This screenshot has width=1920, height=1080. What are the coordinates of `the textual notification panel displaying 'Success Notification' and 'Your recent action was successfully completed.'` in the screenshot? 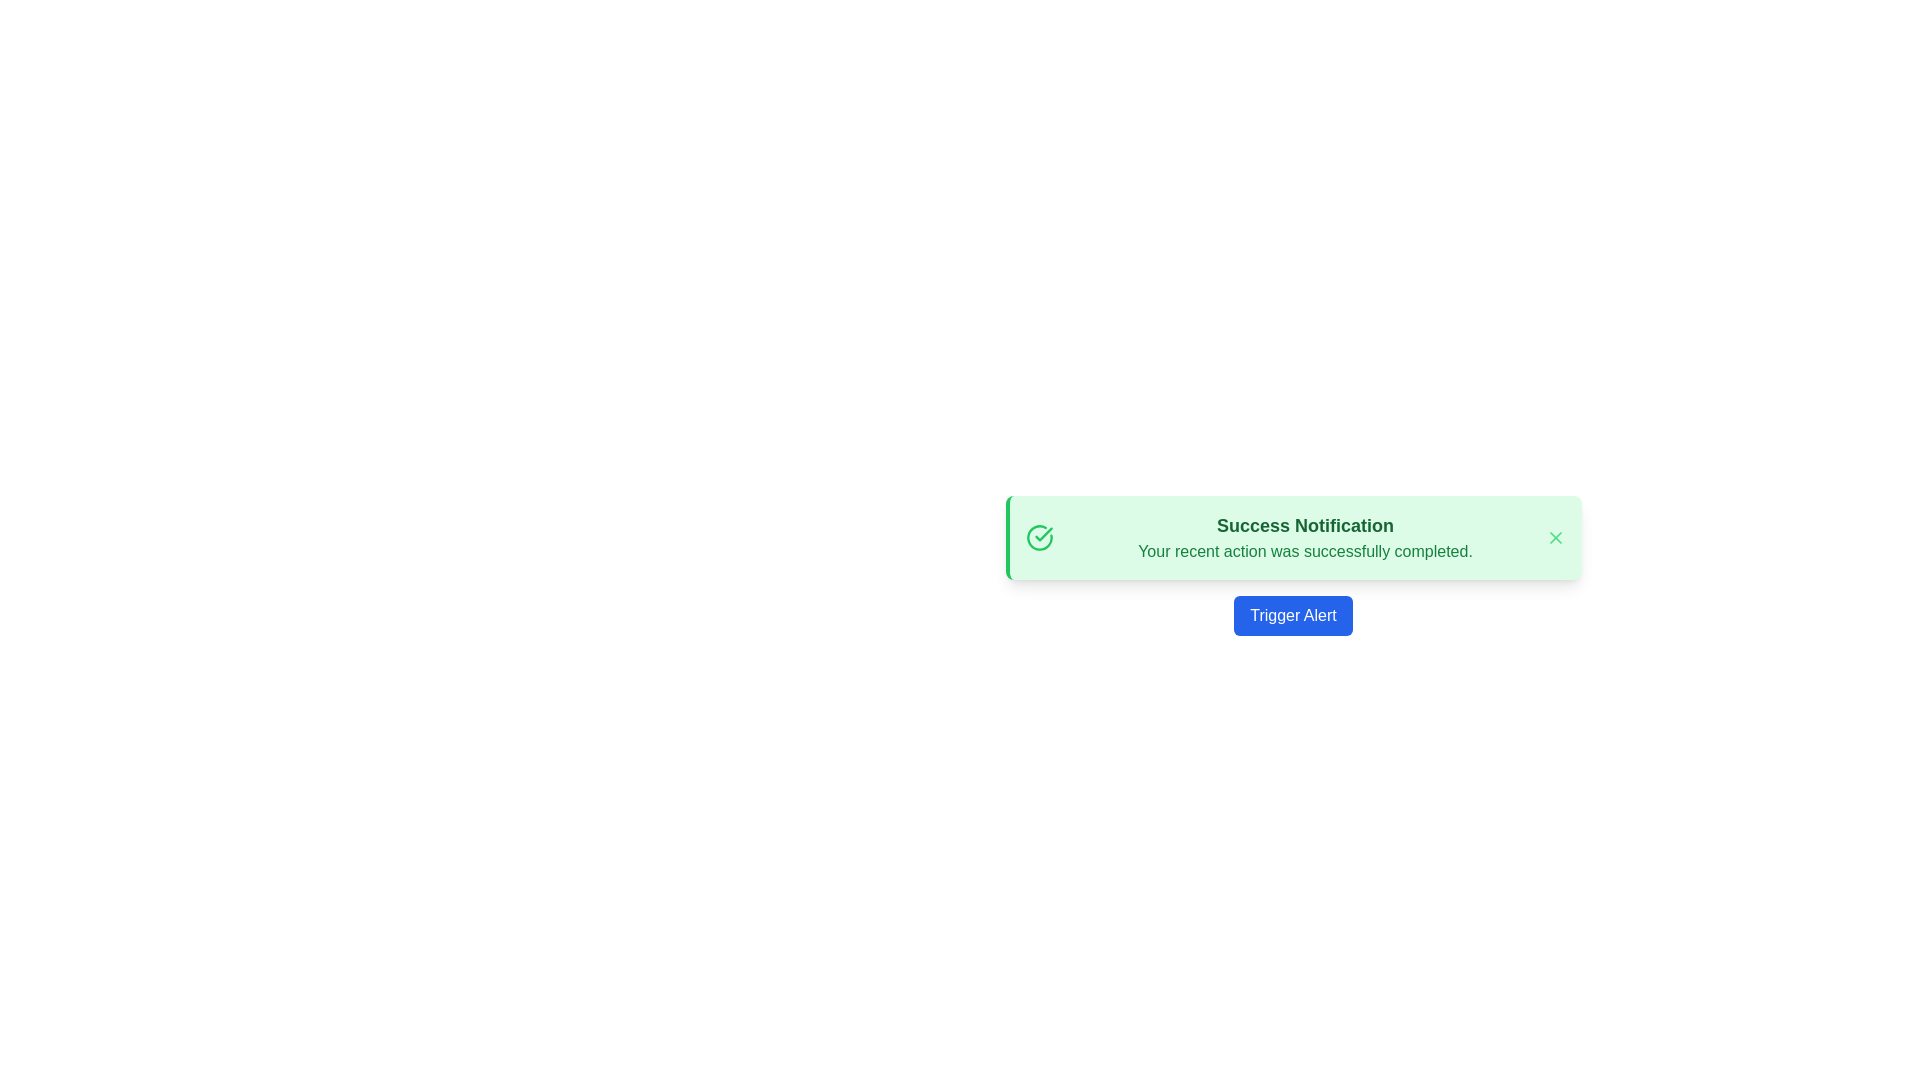 It's located at (1305, 536).